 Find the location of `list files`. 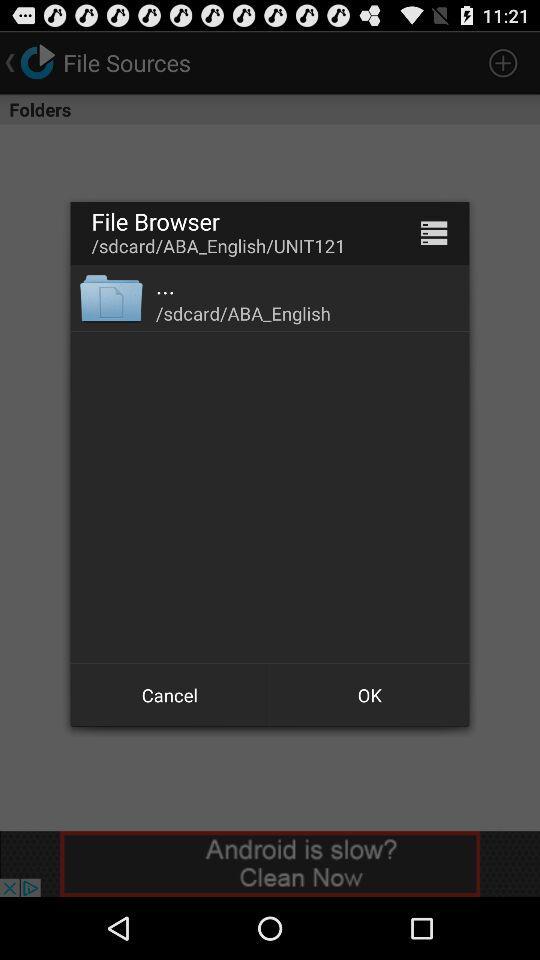

list files is located at coordinates (433, 233).